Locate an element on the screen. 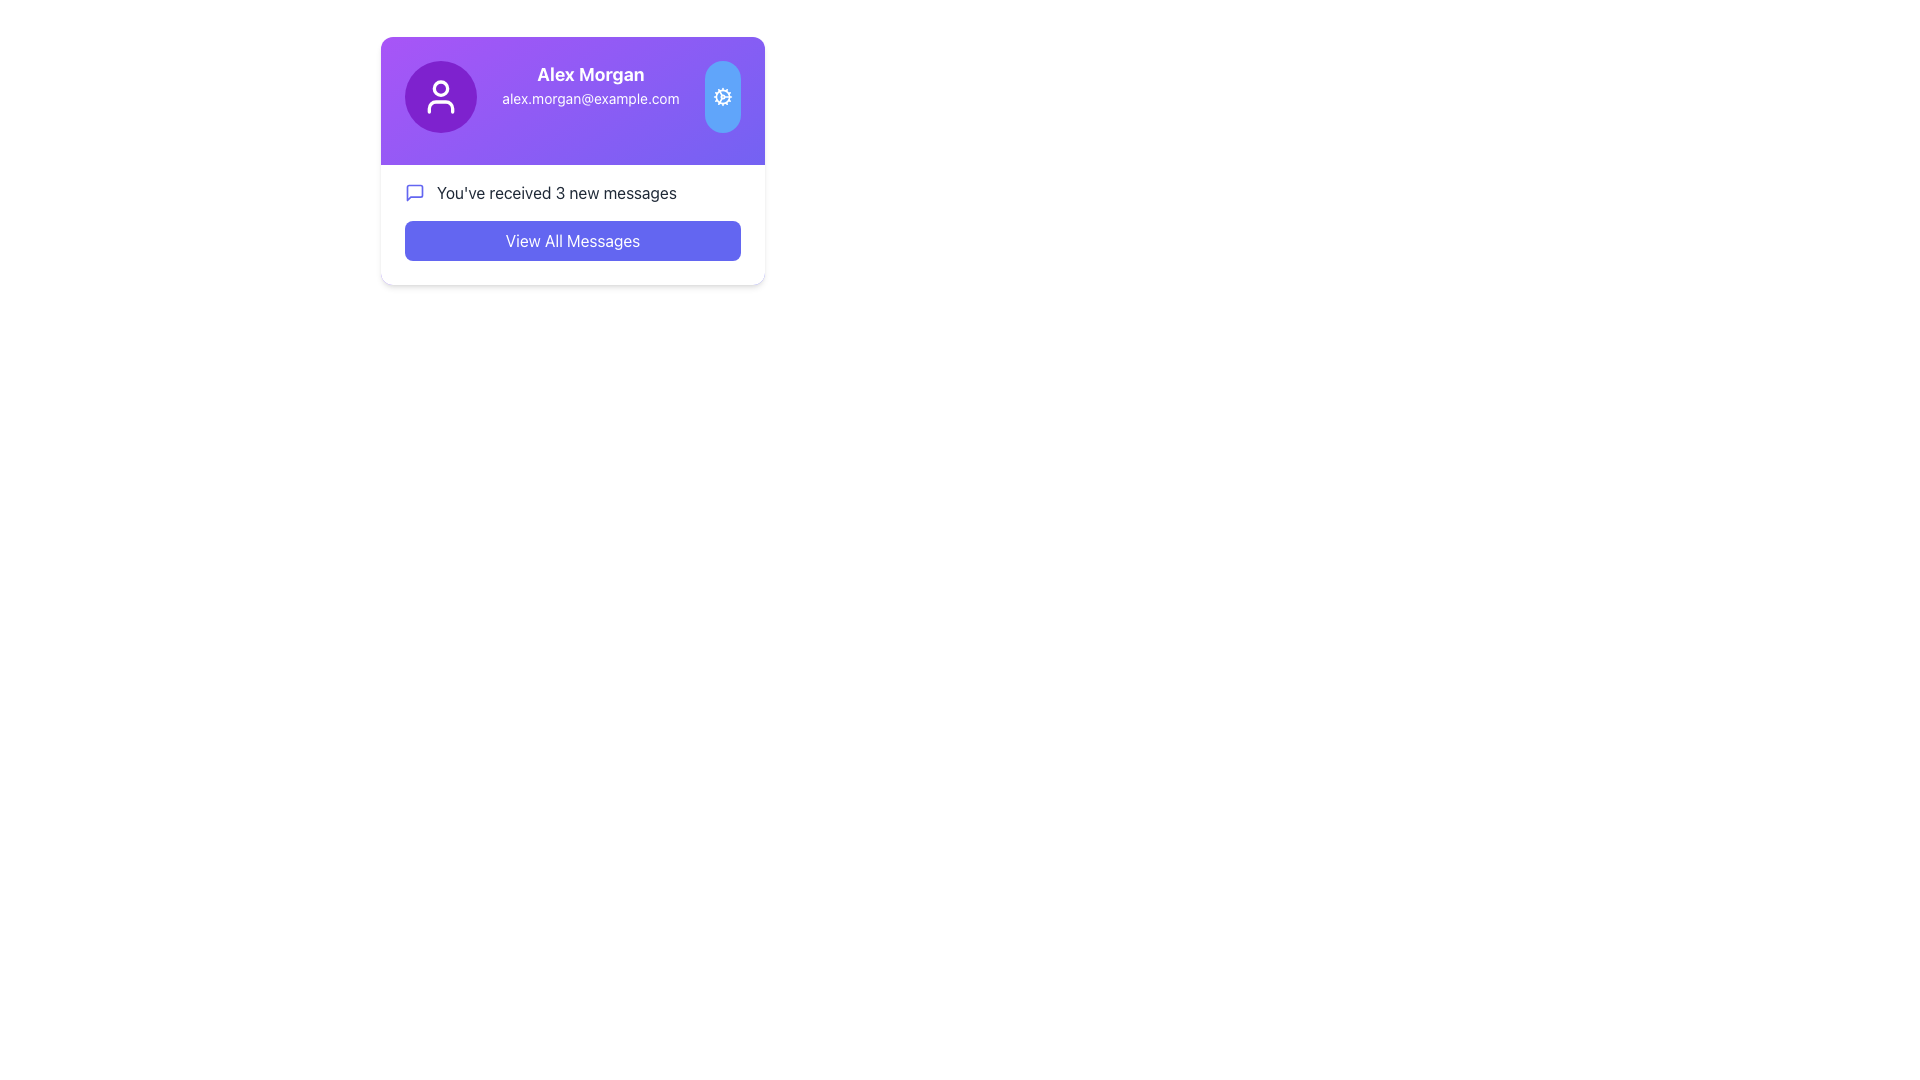  the text label displaying the user's name 'Alex Morgan' located at the top-left corner of the card layout is located at coordinates (589, 73).